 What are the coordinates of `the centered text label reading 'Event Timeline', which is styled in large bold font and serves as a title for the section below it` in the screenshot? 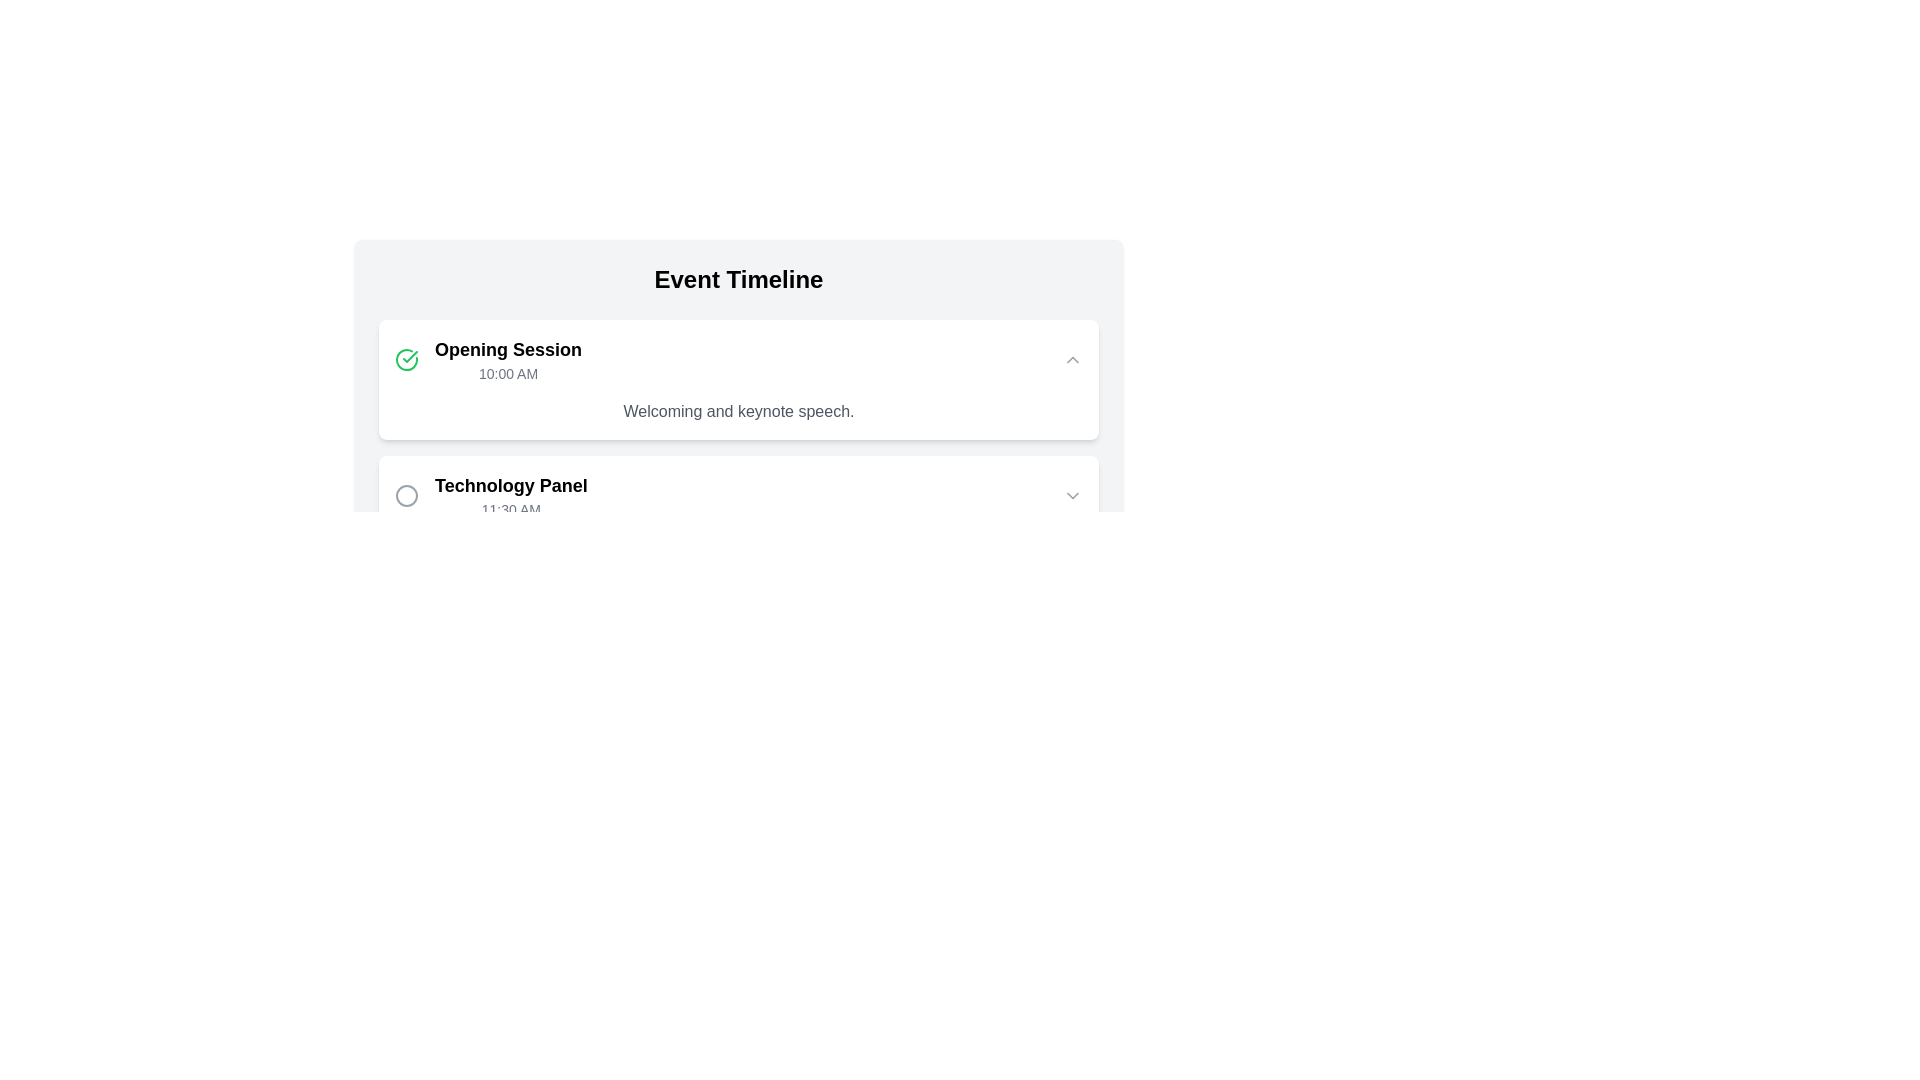 It's located at (738, 280).